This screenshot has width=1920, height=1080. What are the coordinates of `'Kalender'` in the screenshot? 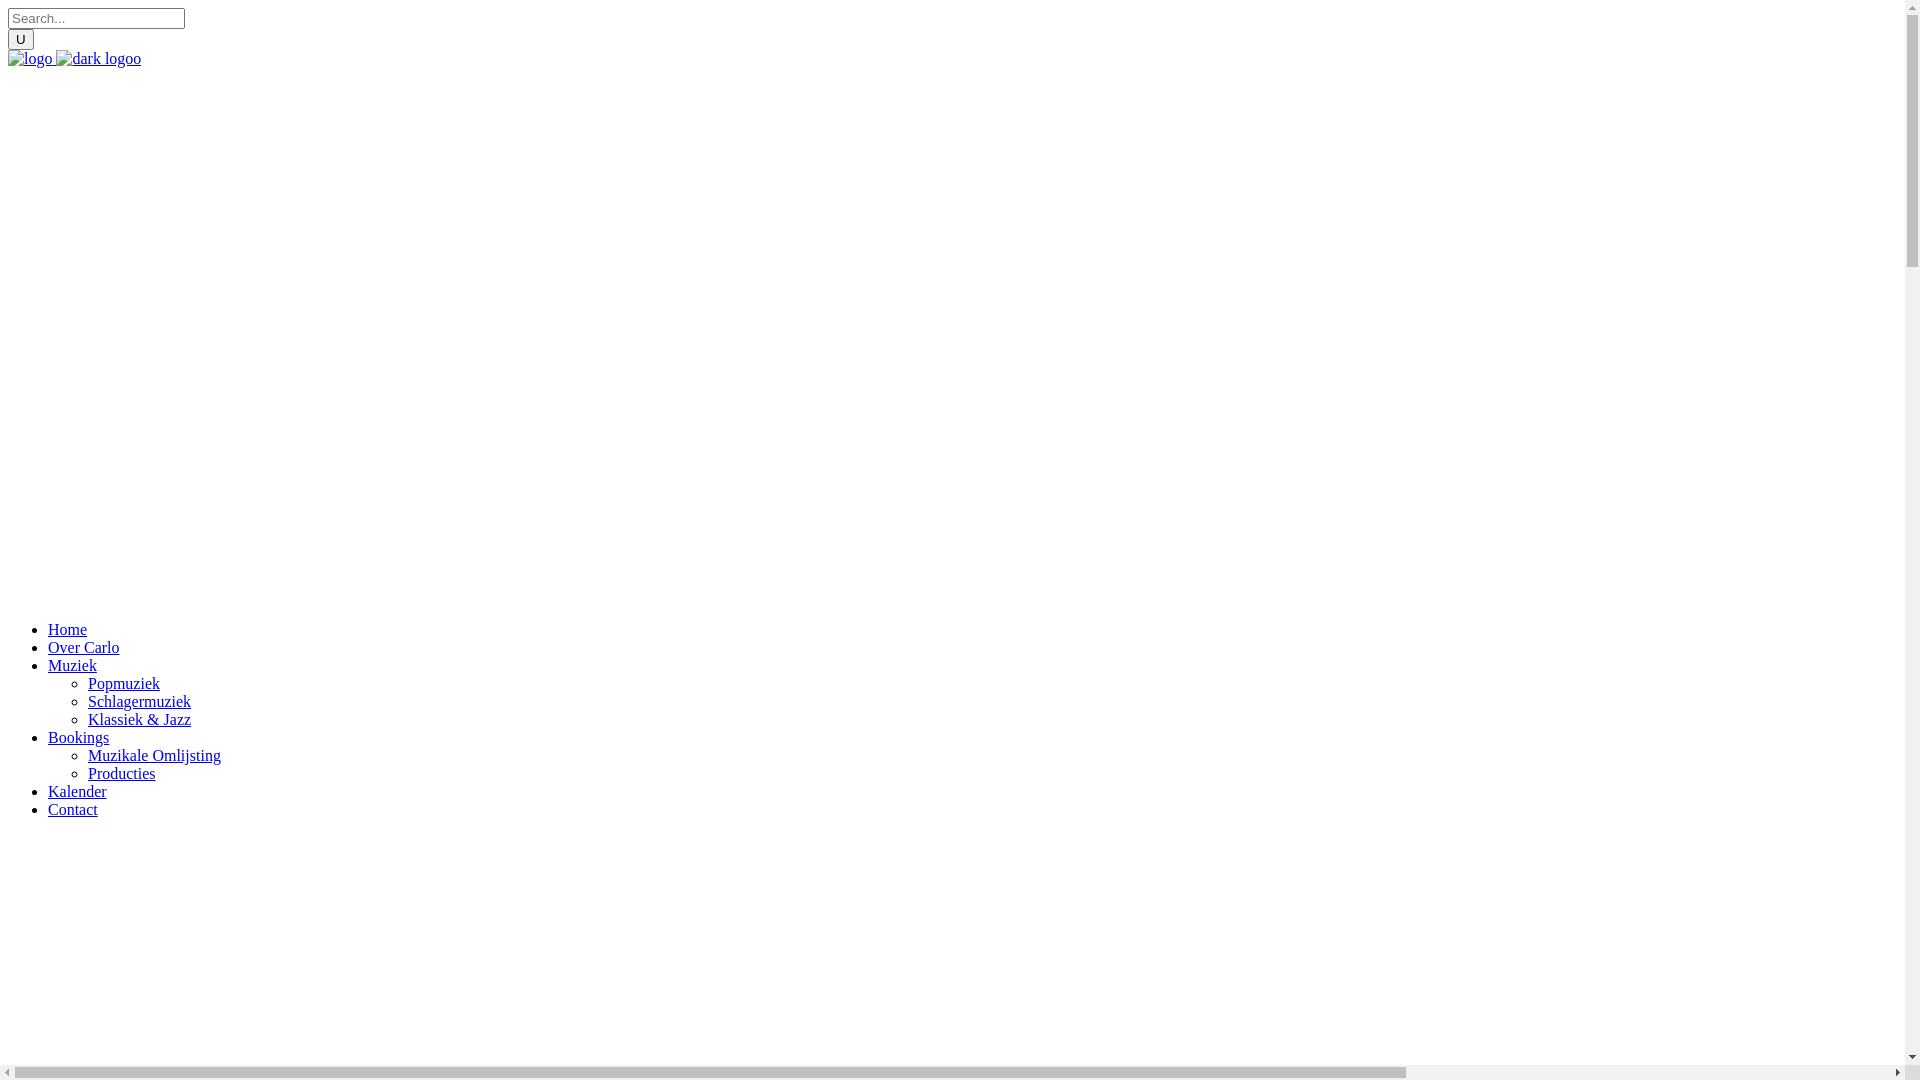 It's located at (77, 790).